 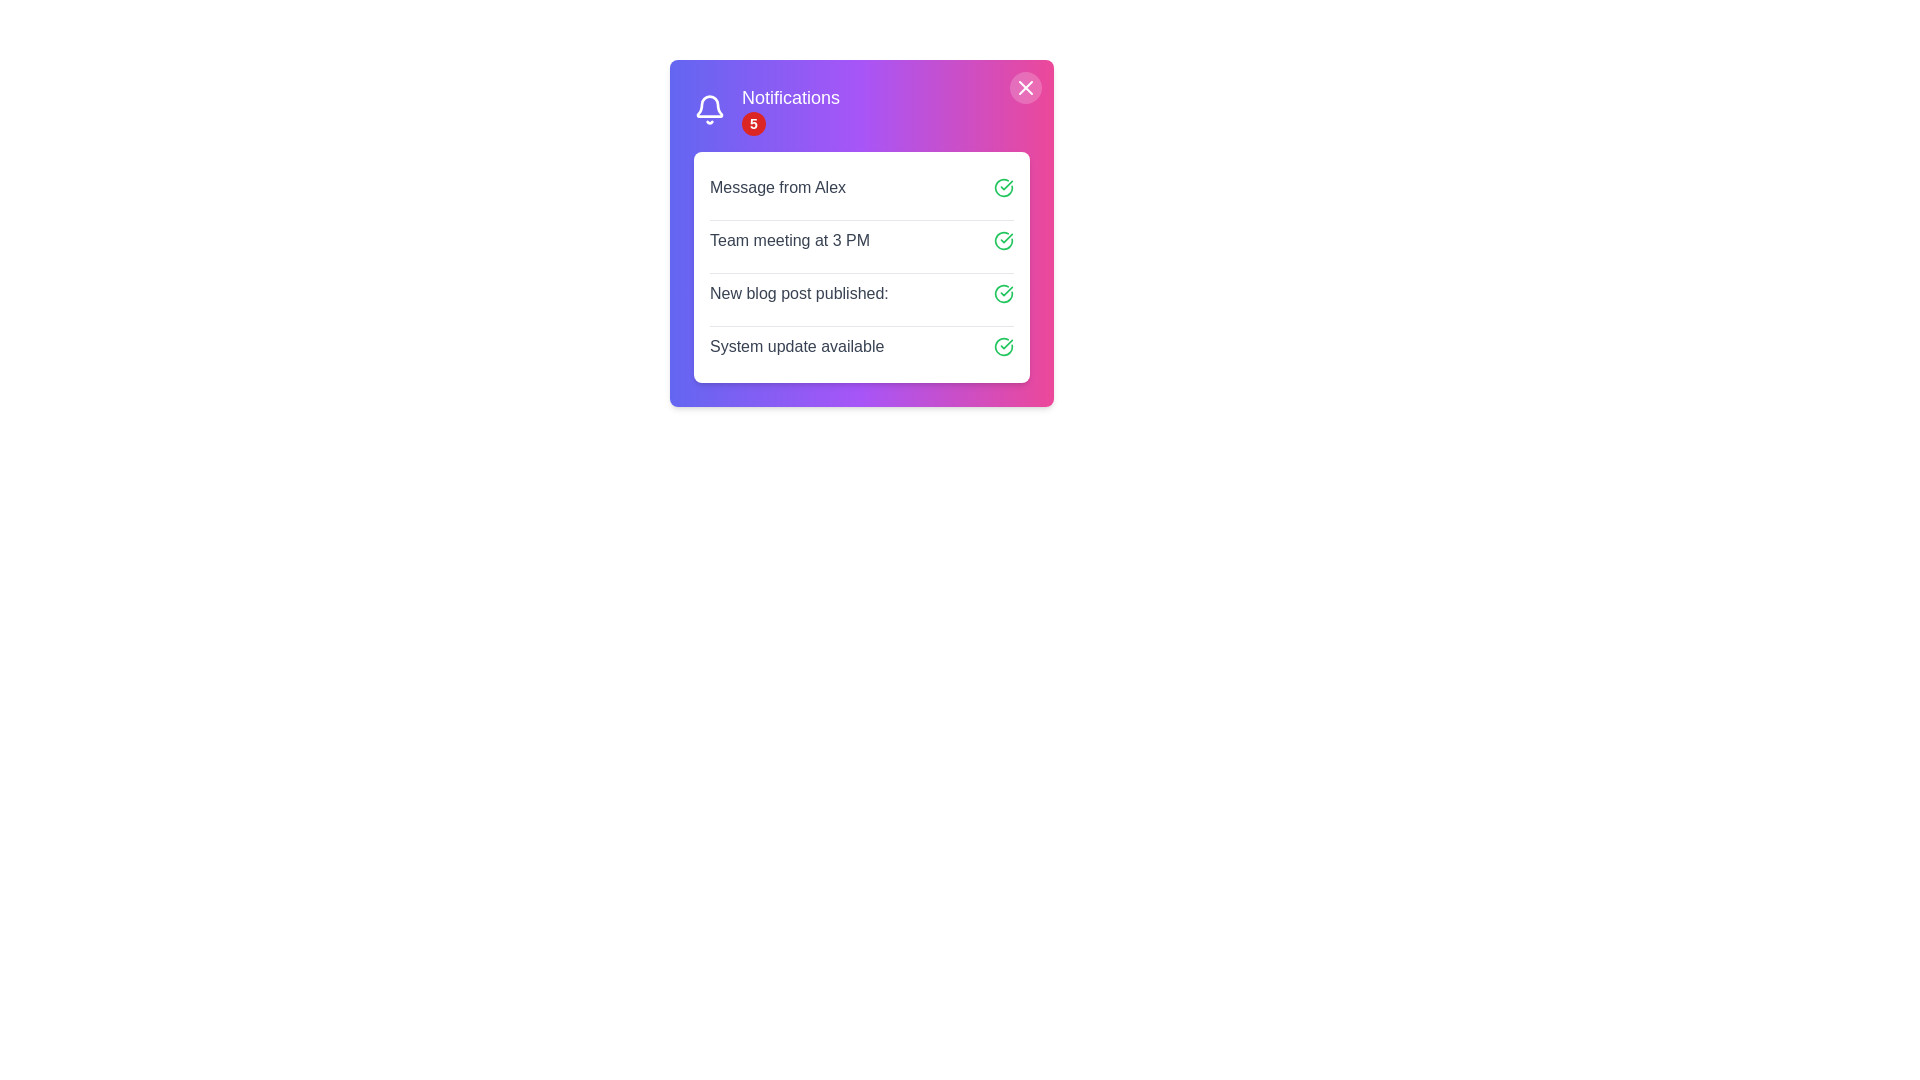 I want to click on the circular-shaped graphical component that conveys a check mark within a circle, located in the notification panel for the 'System update available' message, so click(x=1003, y=345).